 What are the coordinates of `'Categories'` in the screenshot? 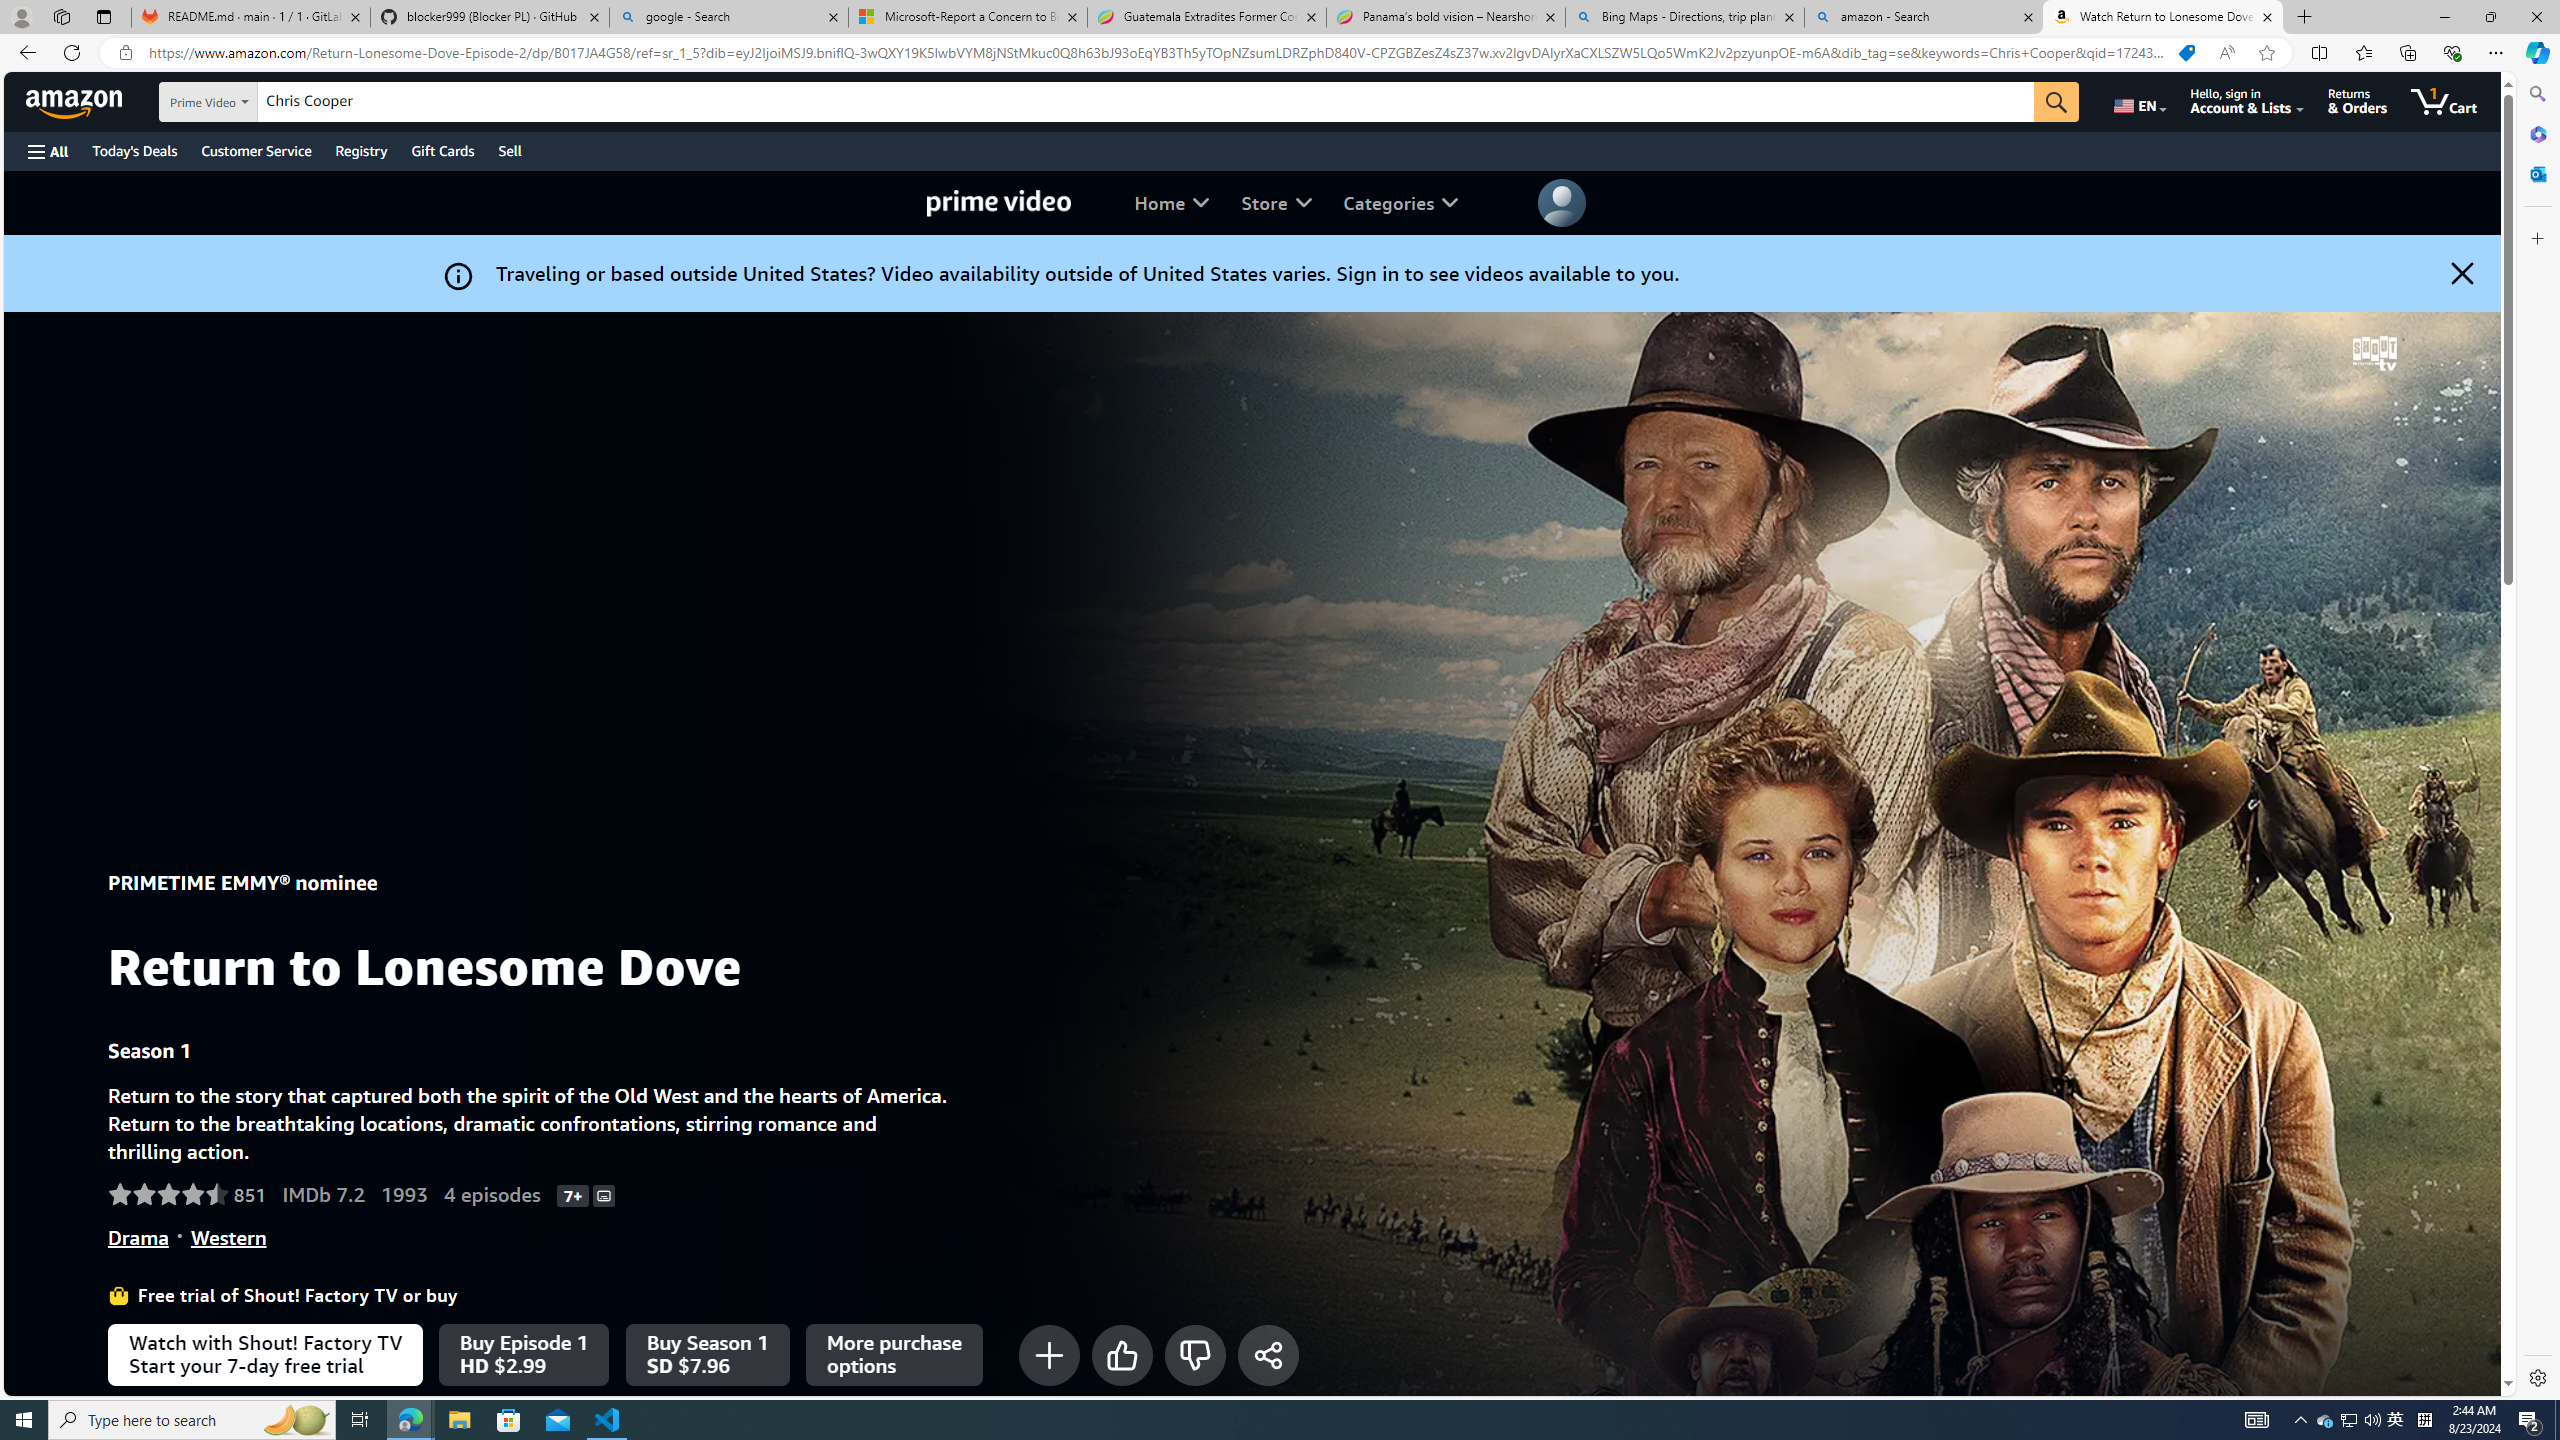 It's located at (1399, 202).